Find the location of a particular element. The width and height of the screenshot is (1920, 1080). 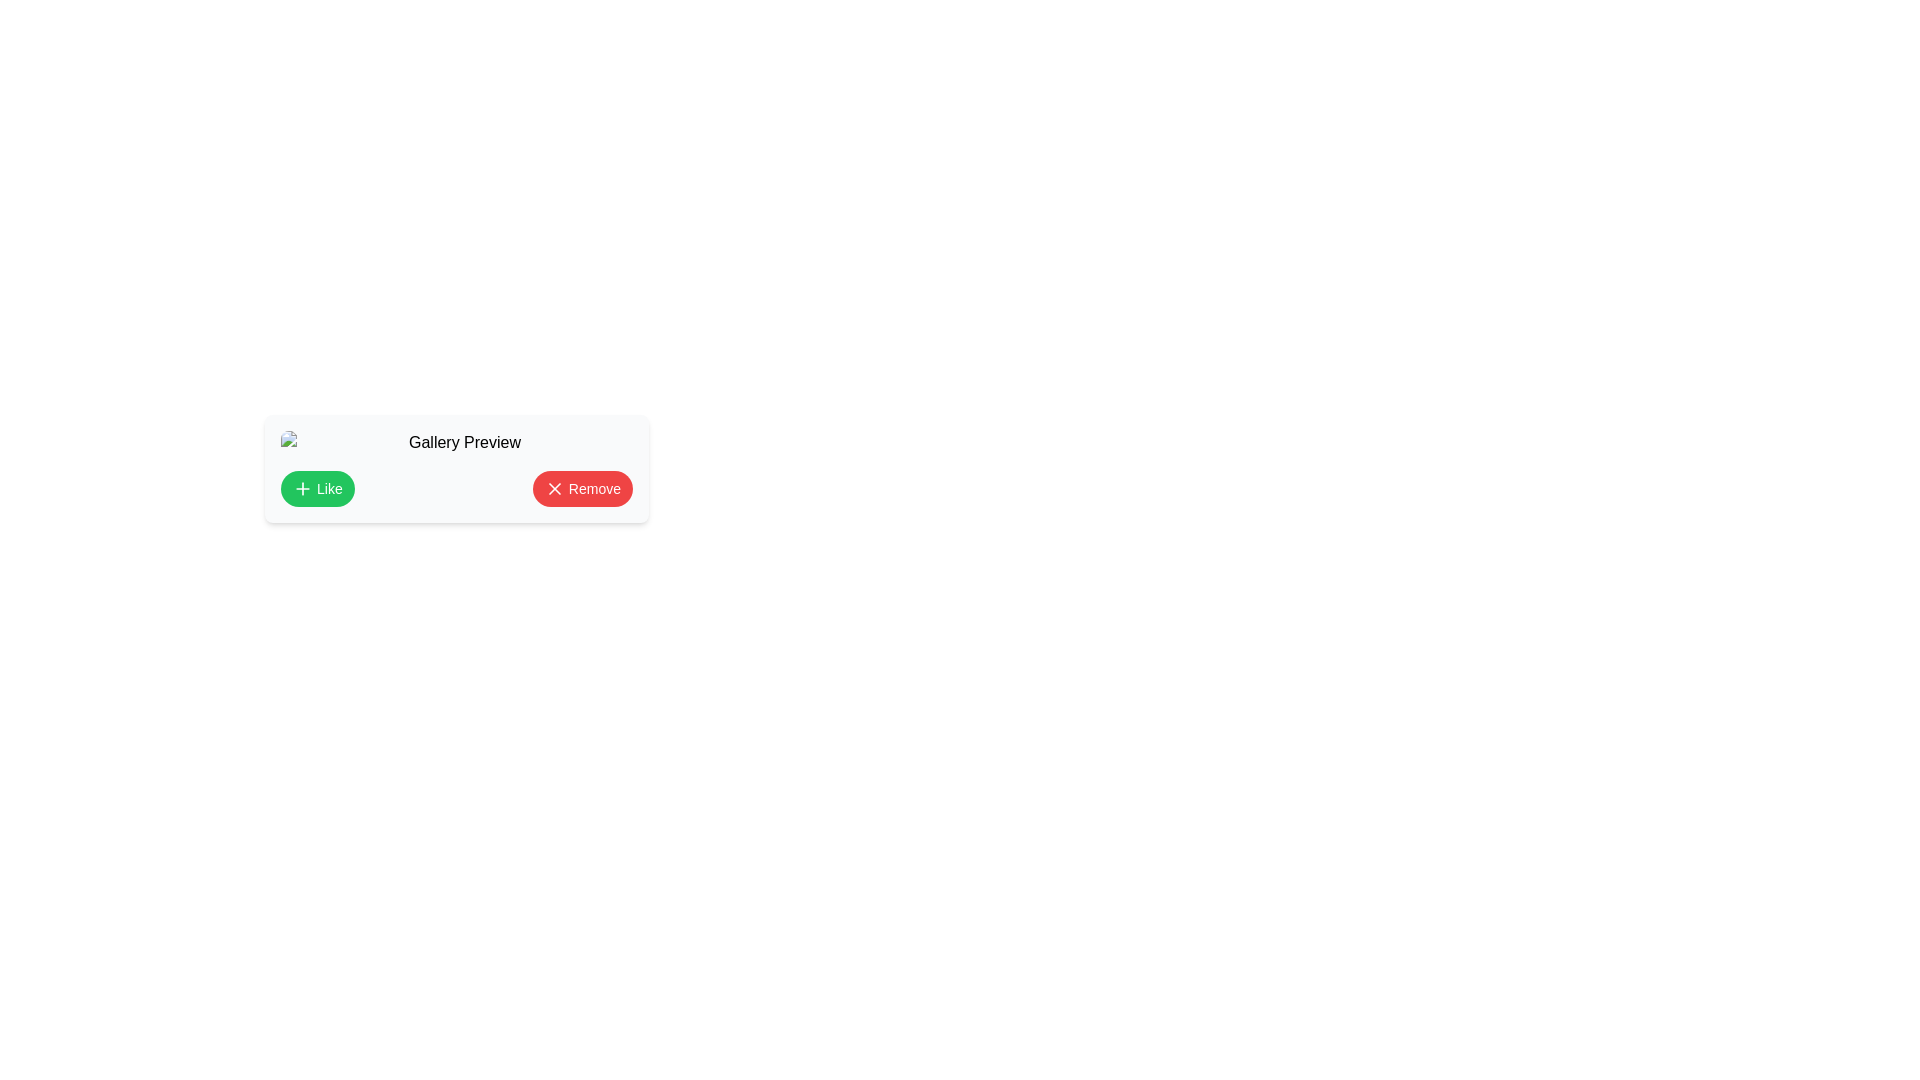

the 'Remove' button, which is the second button located to the right of the green 'Like' button on a horizontal bar is located at coordinates (581, 489).